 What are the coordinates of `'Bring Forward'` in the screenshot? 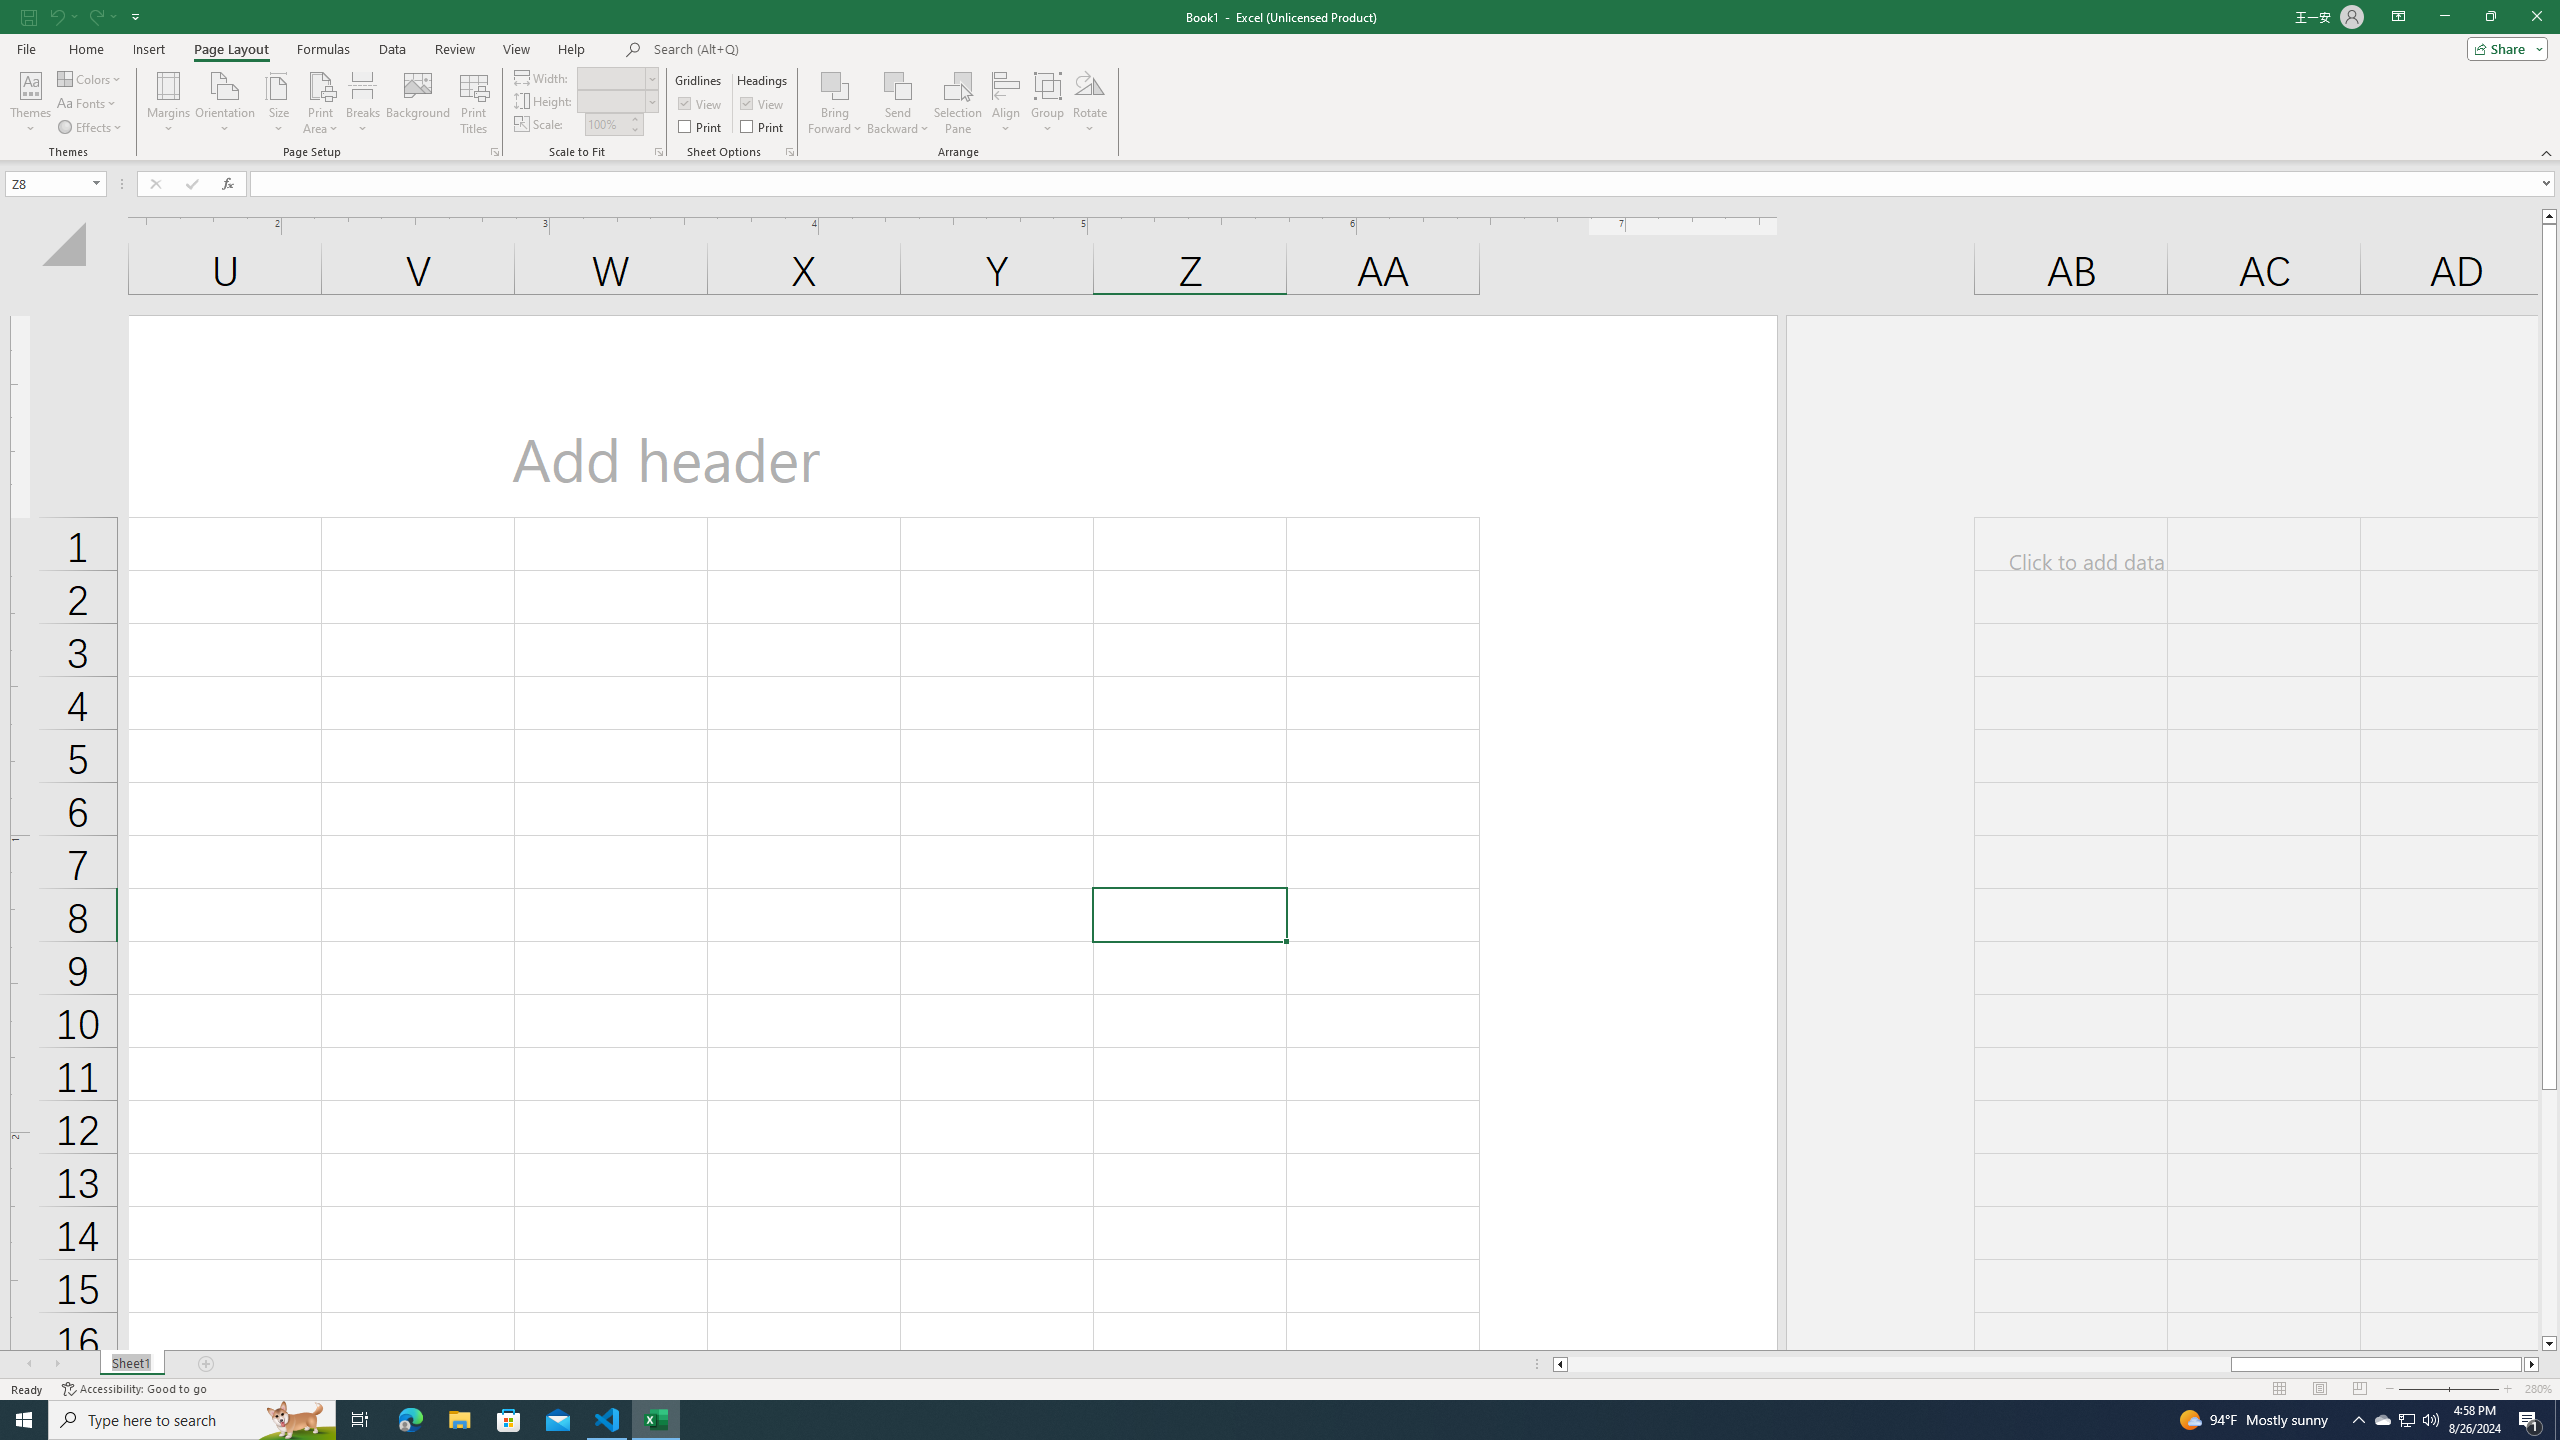 It's located at (835, 103).